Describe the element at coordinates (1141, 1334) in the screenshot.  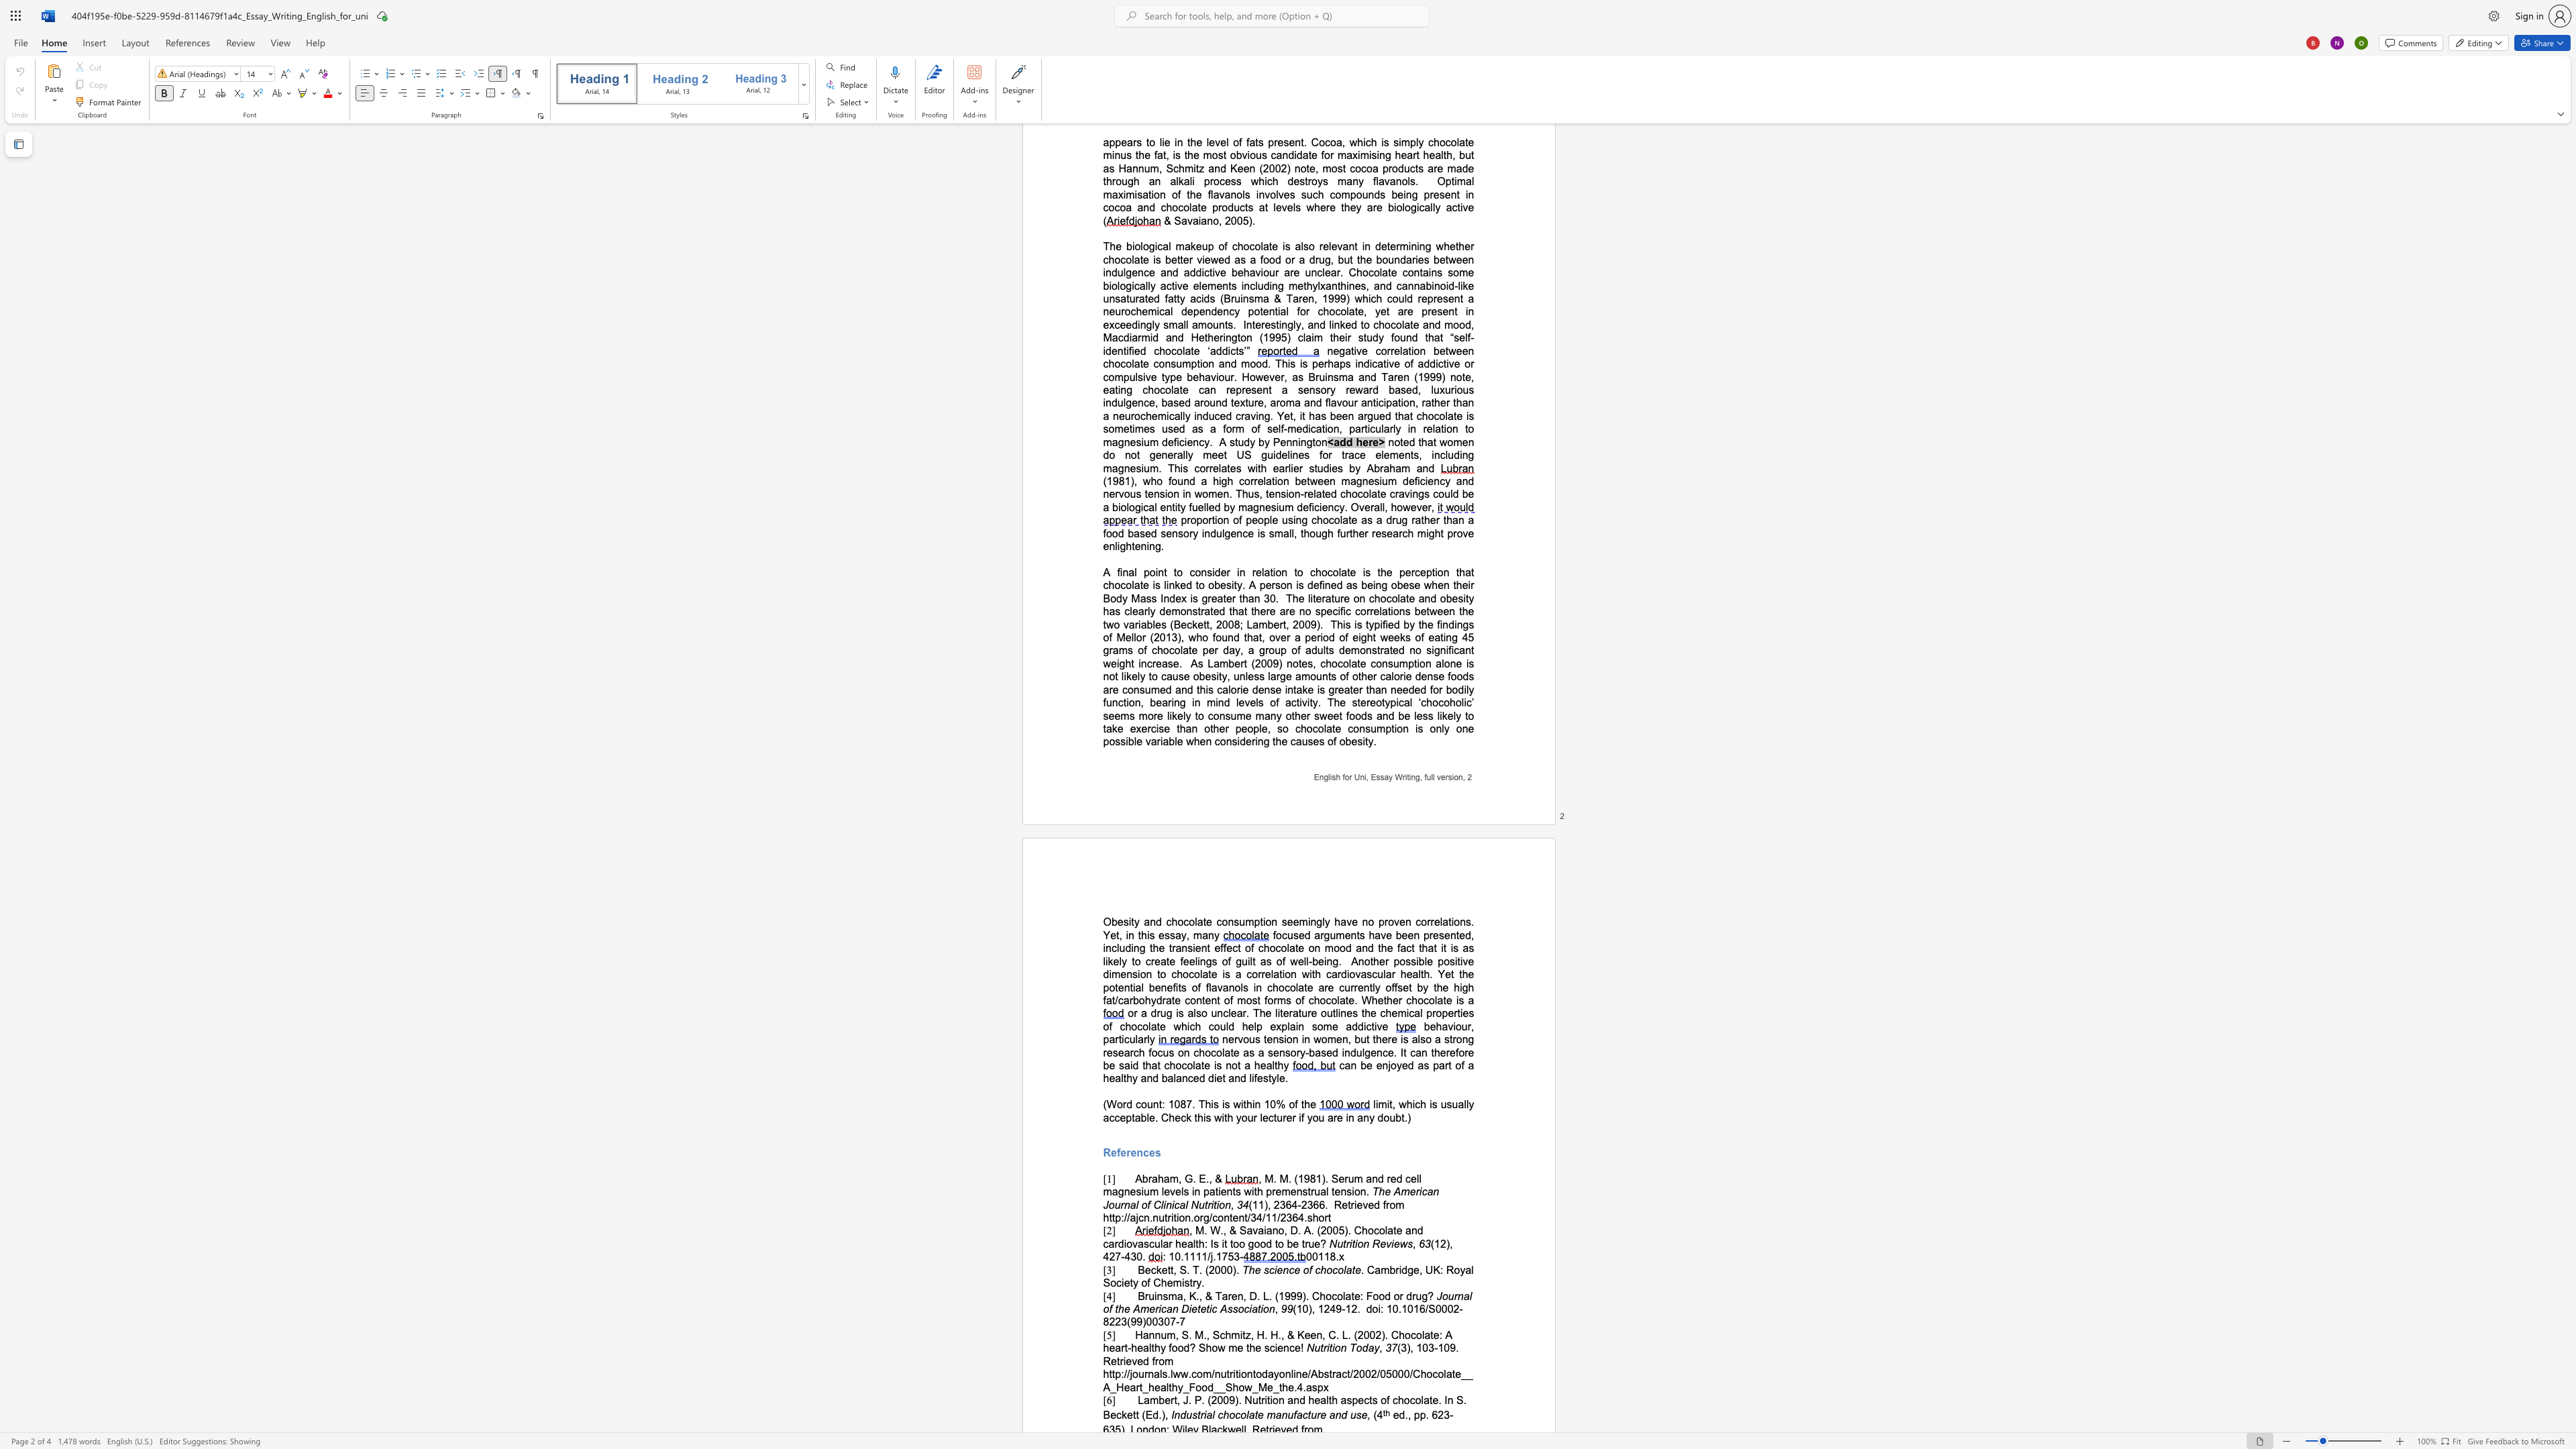
I see `the subset text "annum, S. M., Schmitz, H. H., & Keen, C. L. (2002). Chocolate: A heart-healthy food? Show me the scie" within the text "Hannum, S. M., Schmitz, H. H., & Keen, C. L. (2002). Chocolate: A heart-healthy food? Show me the science!"` at that location.